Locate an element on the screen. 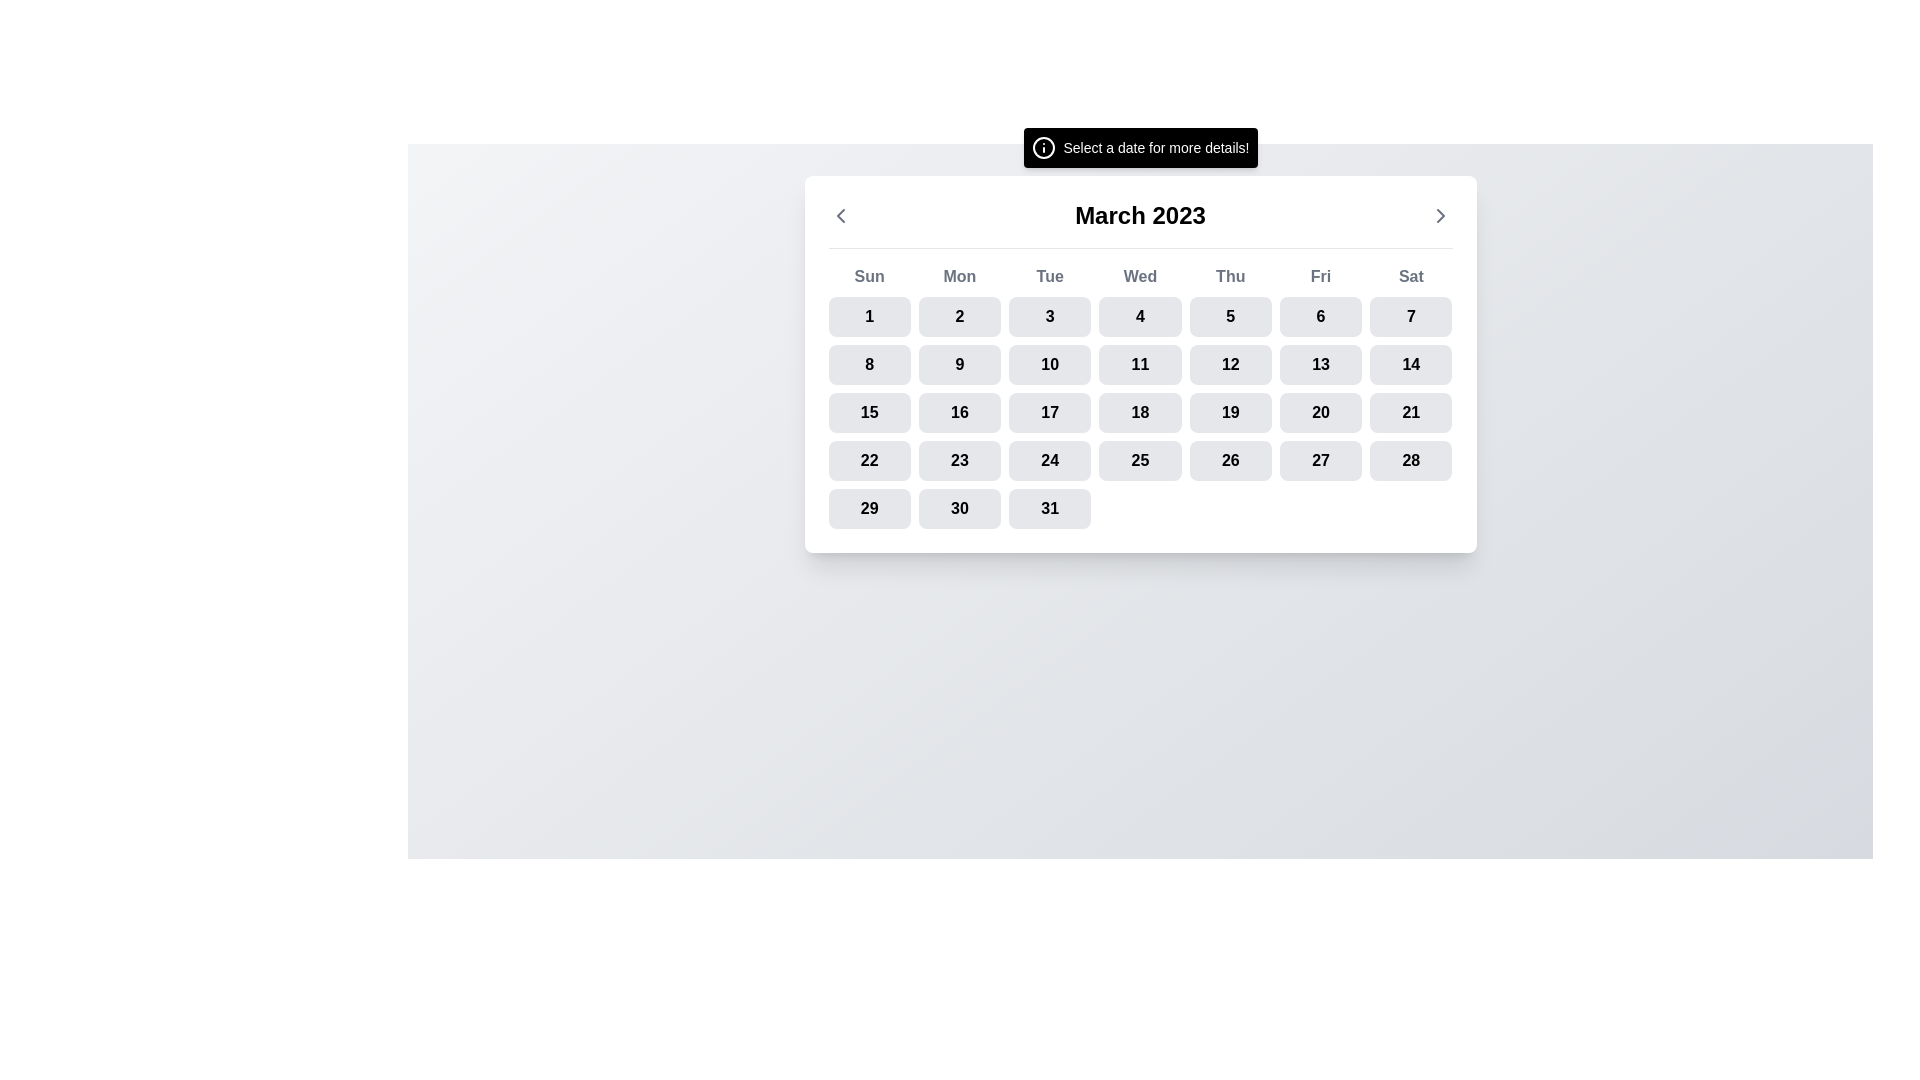 The image size is (1920, 1080). the Text Label (Header) that displays the current month is located at coordinates (1140, 216).